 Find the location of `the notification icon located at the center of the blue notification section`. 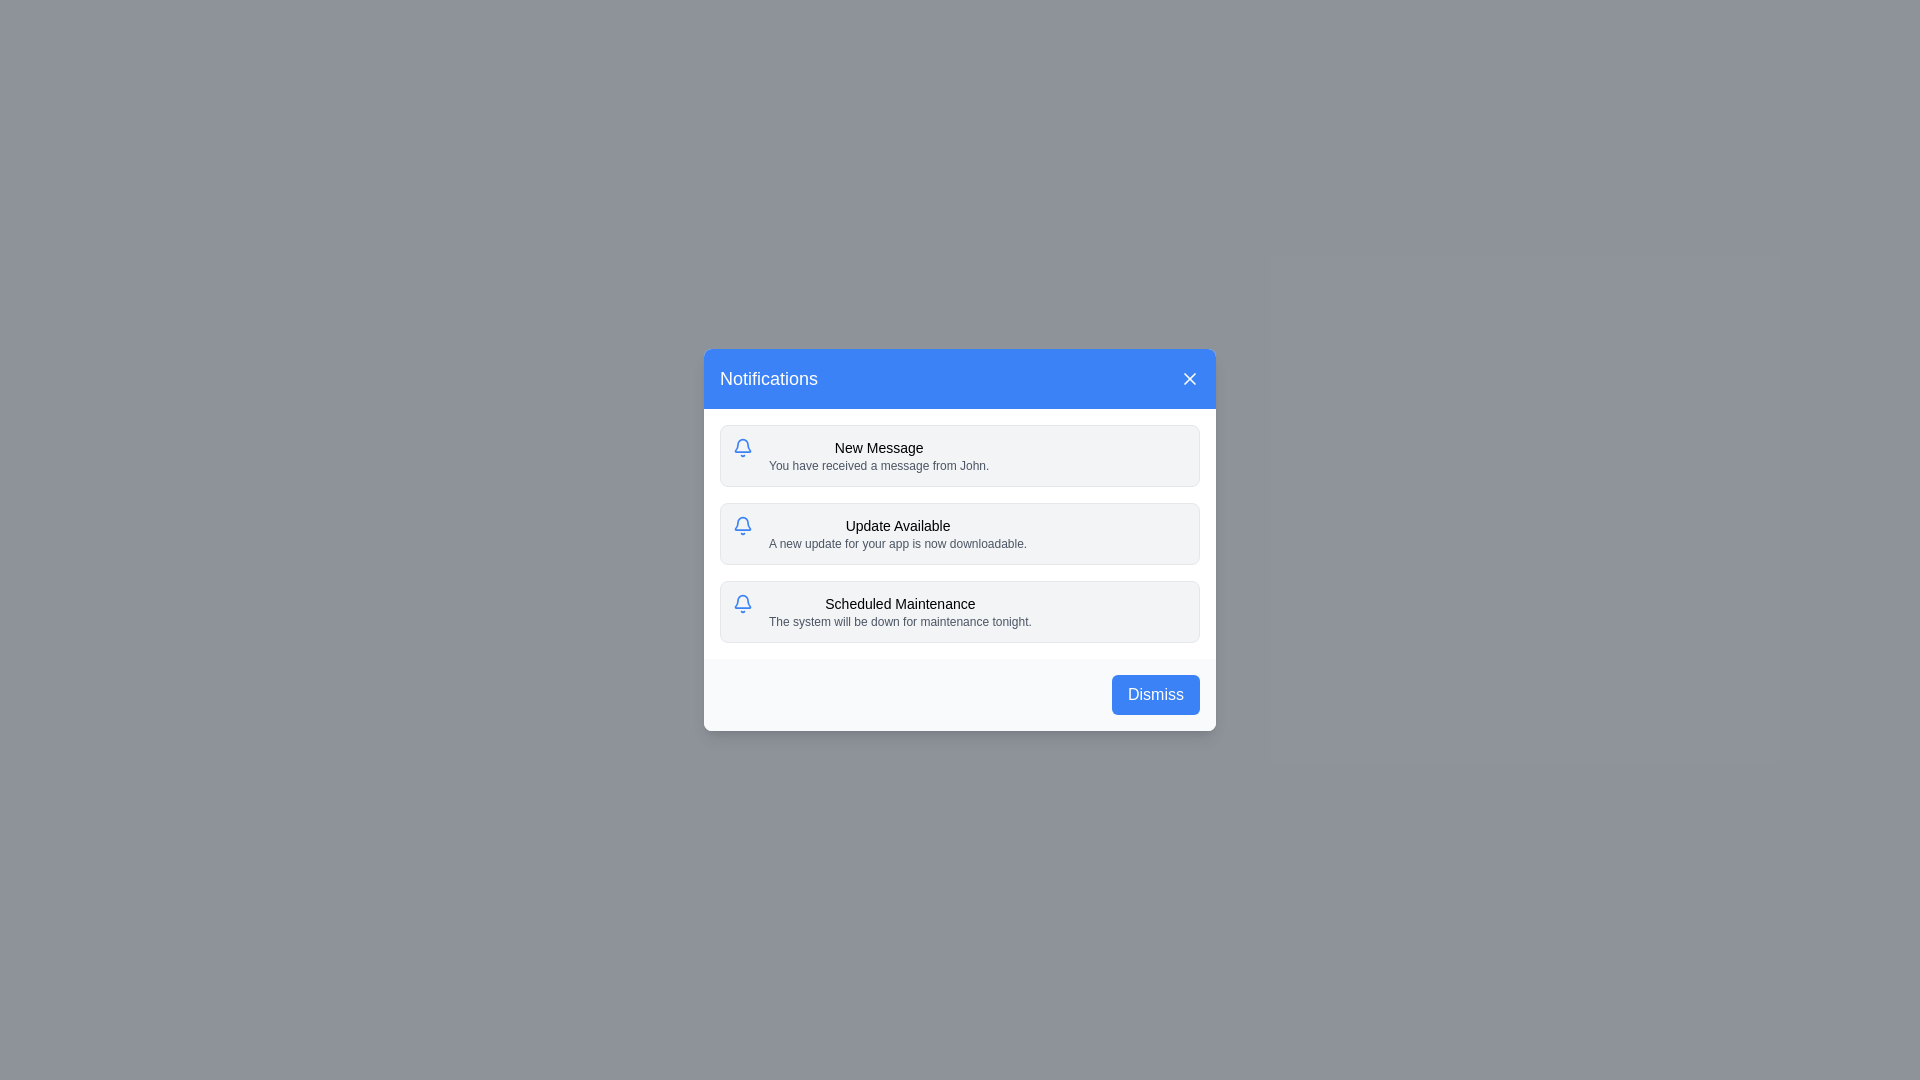

the notification icon located at the center of the blue notification section is located at coordinates (742, 600).